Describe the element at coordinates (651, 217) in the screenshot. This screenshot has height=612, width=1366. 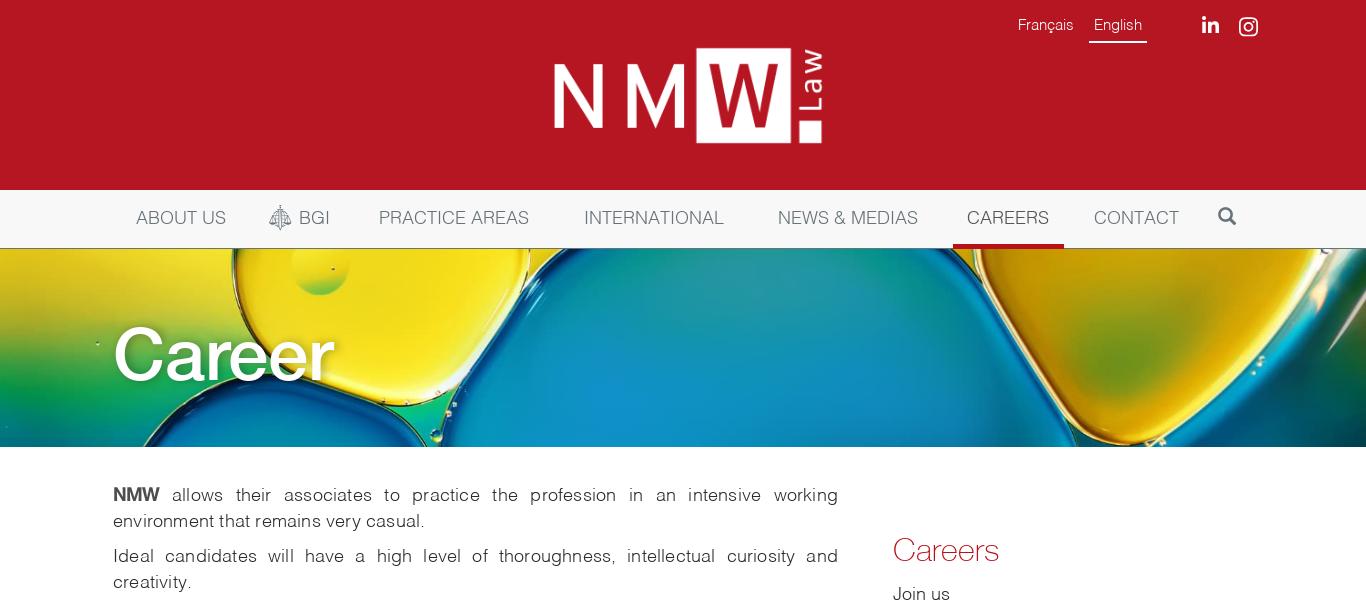
I see `'INTERNATIONAL'` at that location.